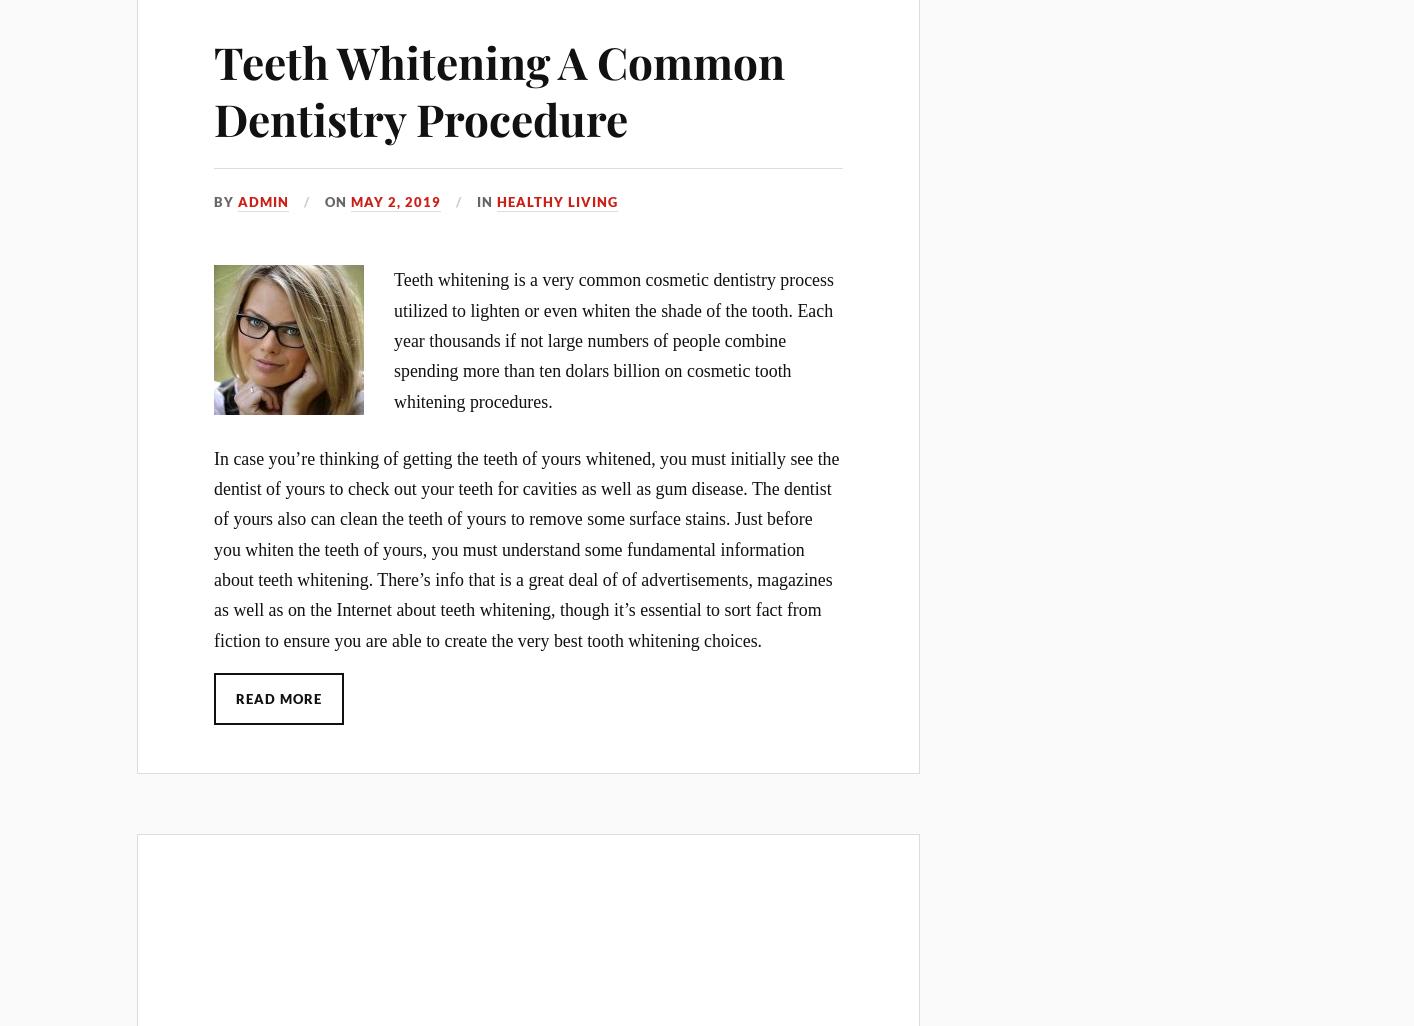 The image size is (1414, 1026). Describe the element at coordinates (212, 199) in the screenshot. I see `'By'` at that location.